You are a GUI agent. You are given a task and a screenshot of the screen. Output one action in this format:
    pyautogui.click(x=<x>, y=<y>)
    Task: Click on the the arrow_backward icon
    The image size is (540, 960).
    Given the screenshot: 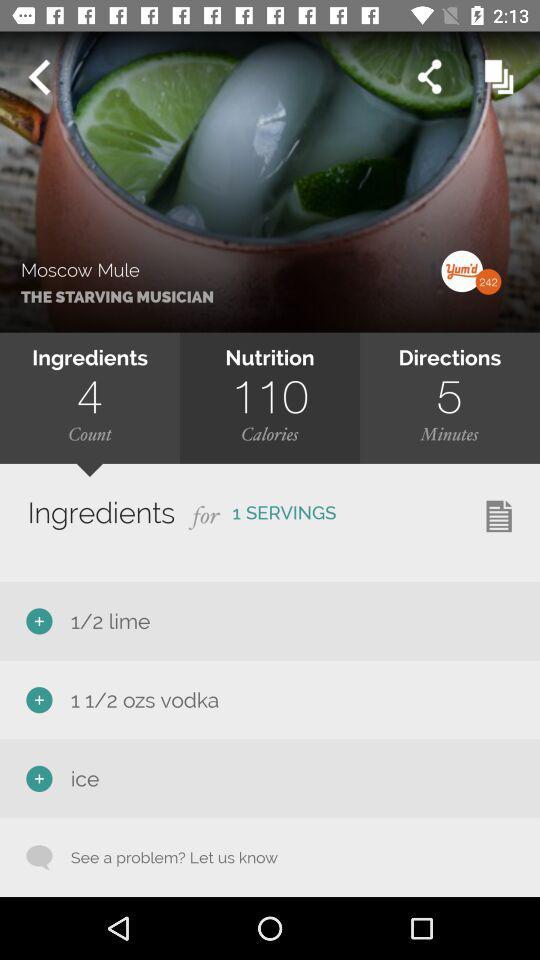 What is the action you would take?
    pyautogui.click(x=38, y=77)
    